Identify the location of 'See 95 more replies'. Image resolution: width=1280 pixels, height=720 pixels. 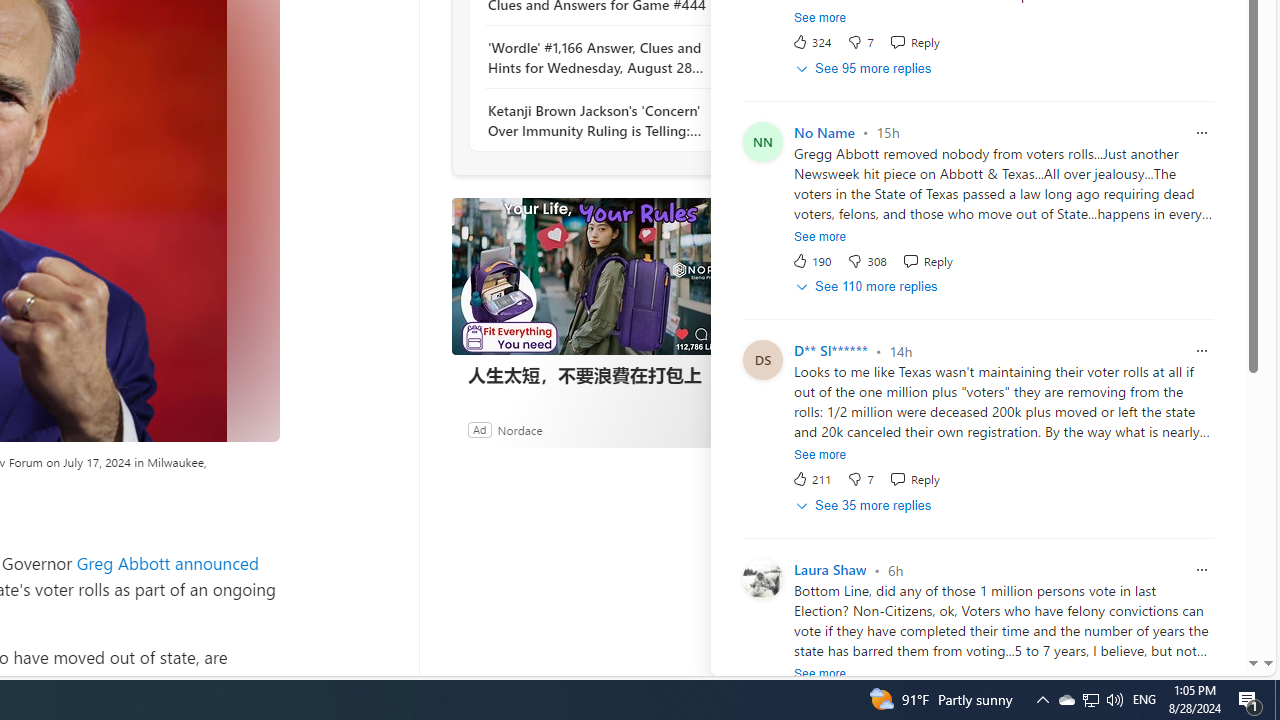
(865, 67).